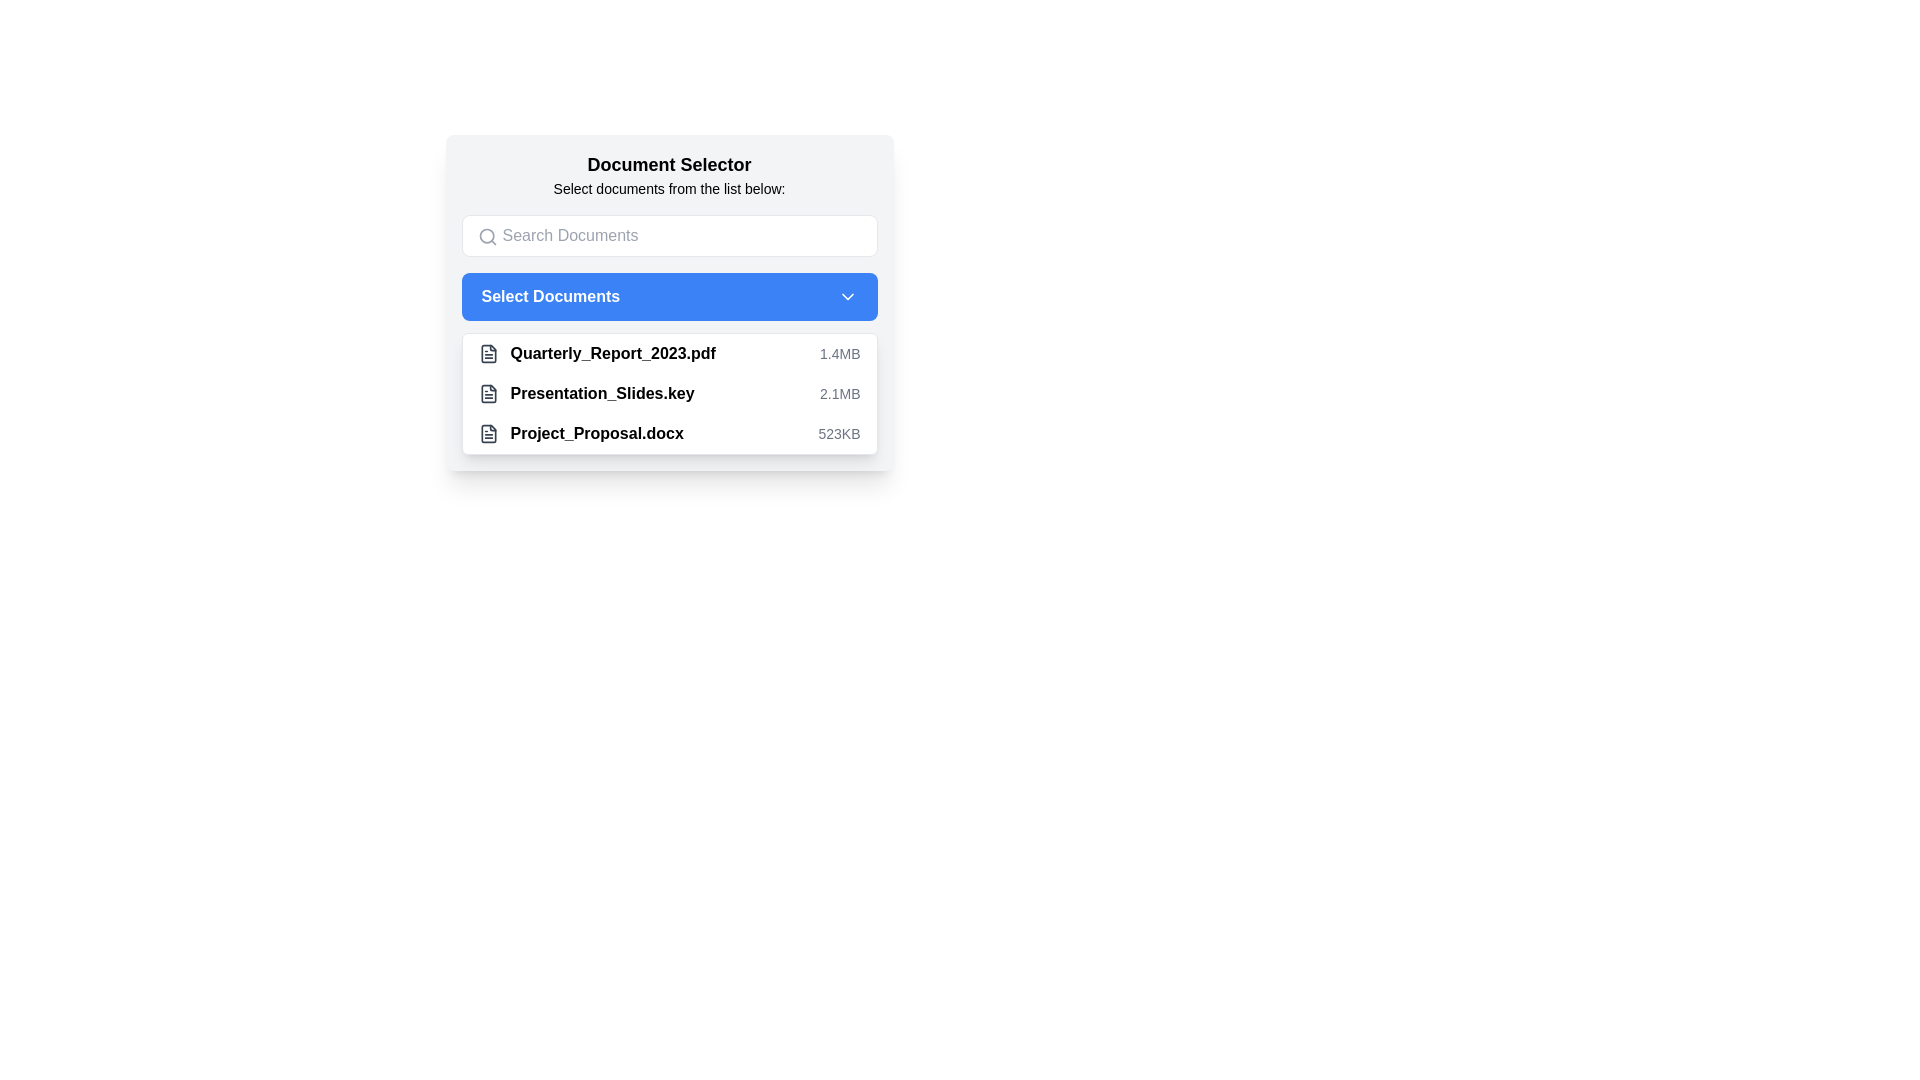  Describe the element at coordinates (612, 353) in the screenshot. I see `the text label displaying 'Quarterly_Report_2023.pdf'` at that location.